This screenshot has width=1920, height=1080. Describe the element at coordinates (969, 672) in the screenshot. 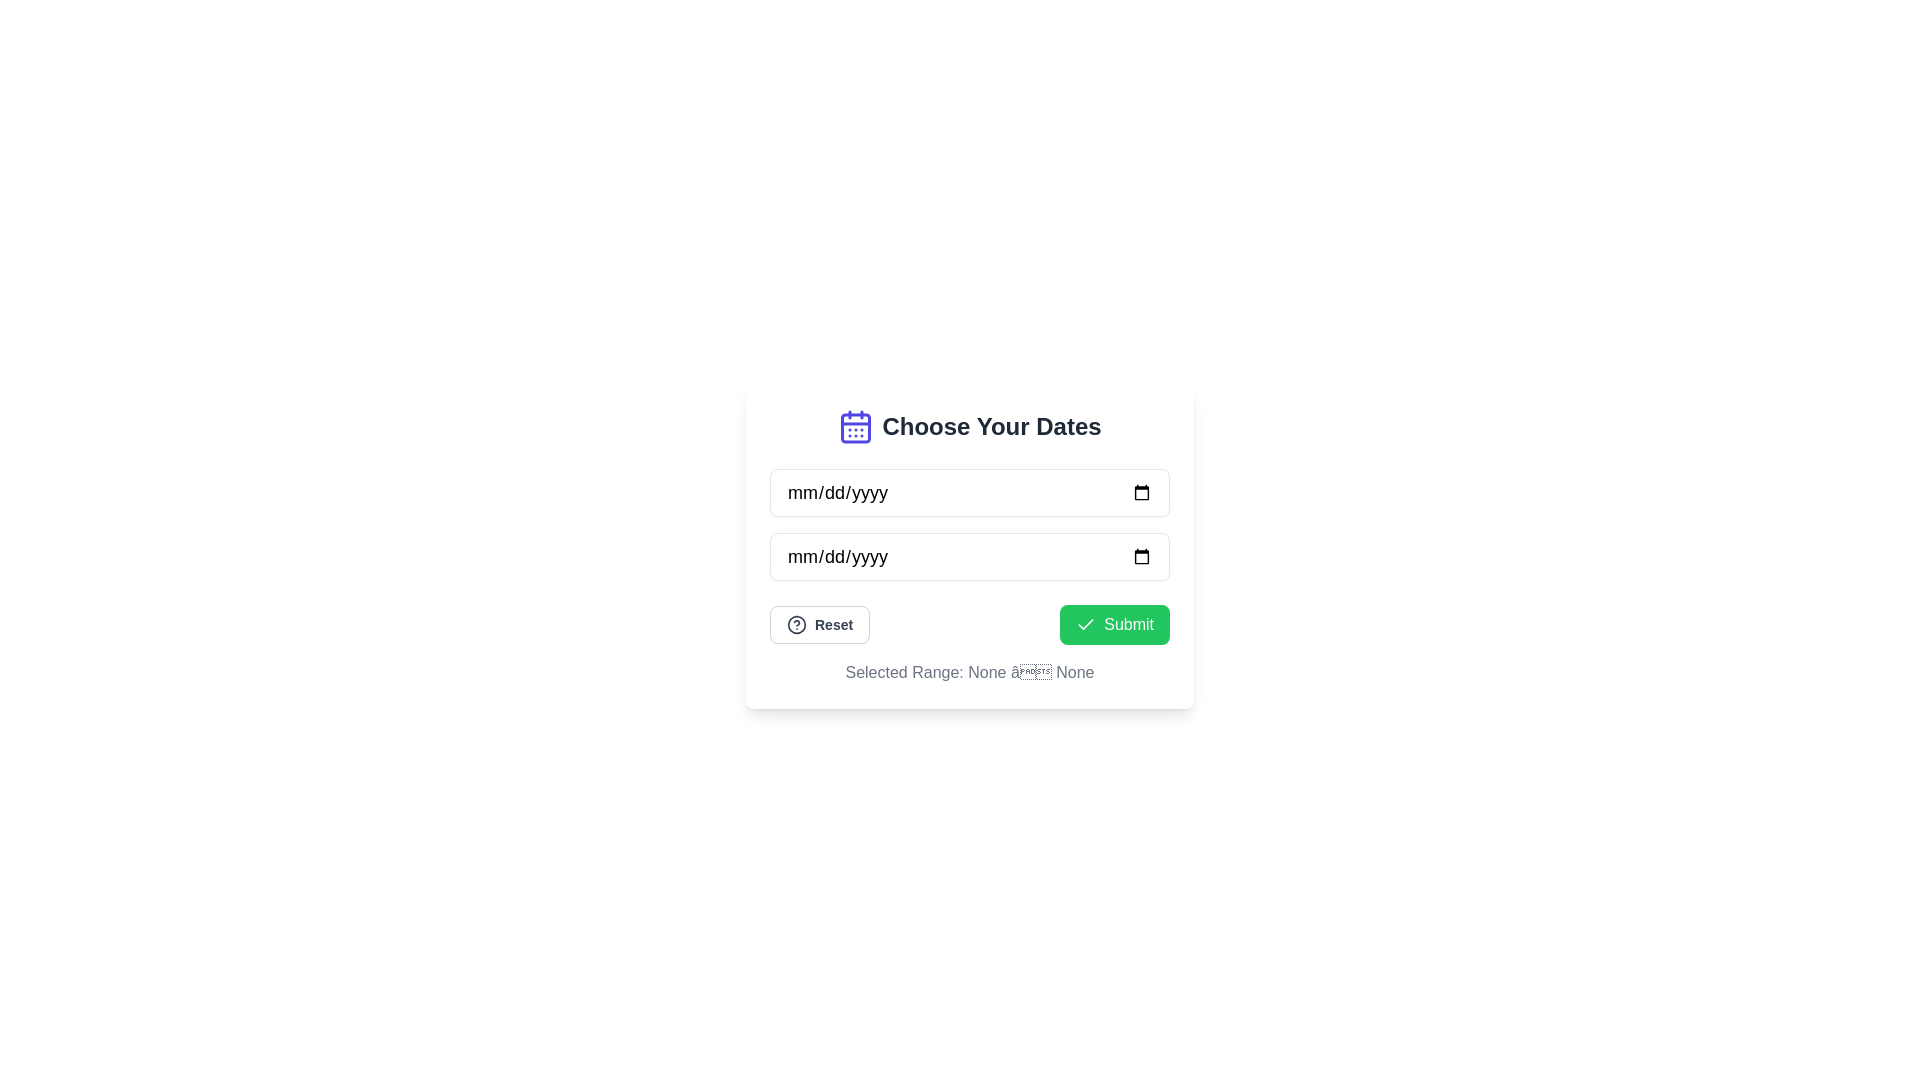

I see `the static textual indicator that states 'Selected Range: None – None', which is displayed in muted gray font below the green 'Submit' button` at that location.